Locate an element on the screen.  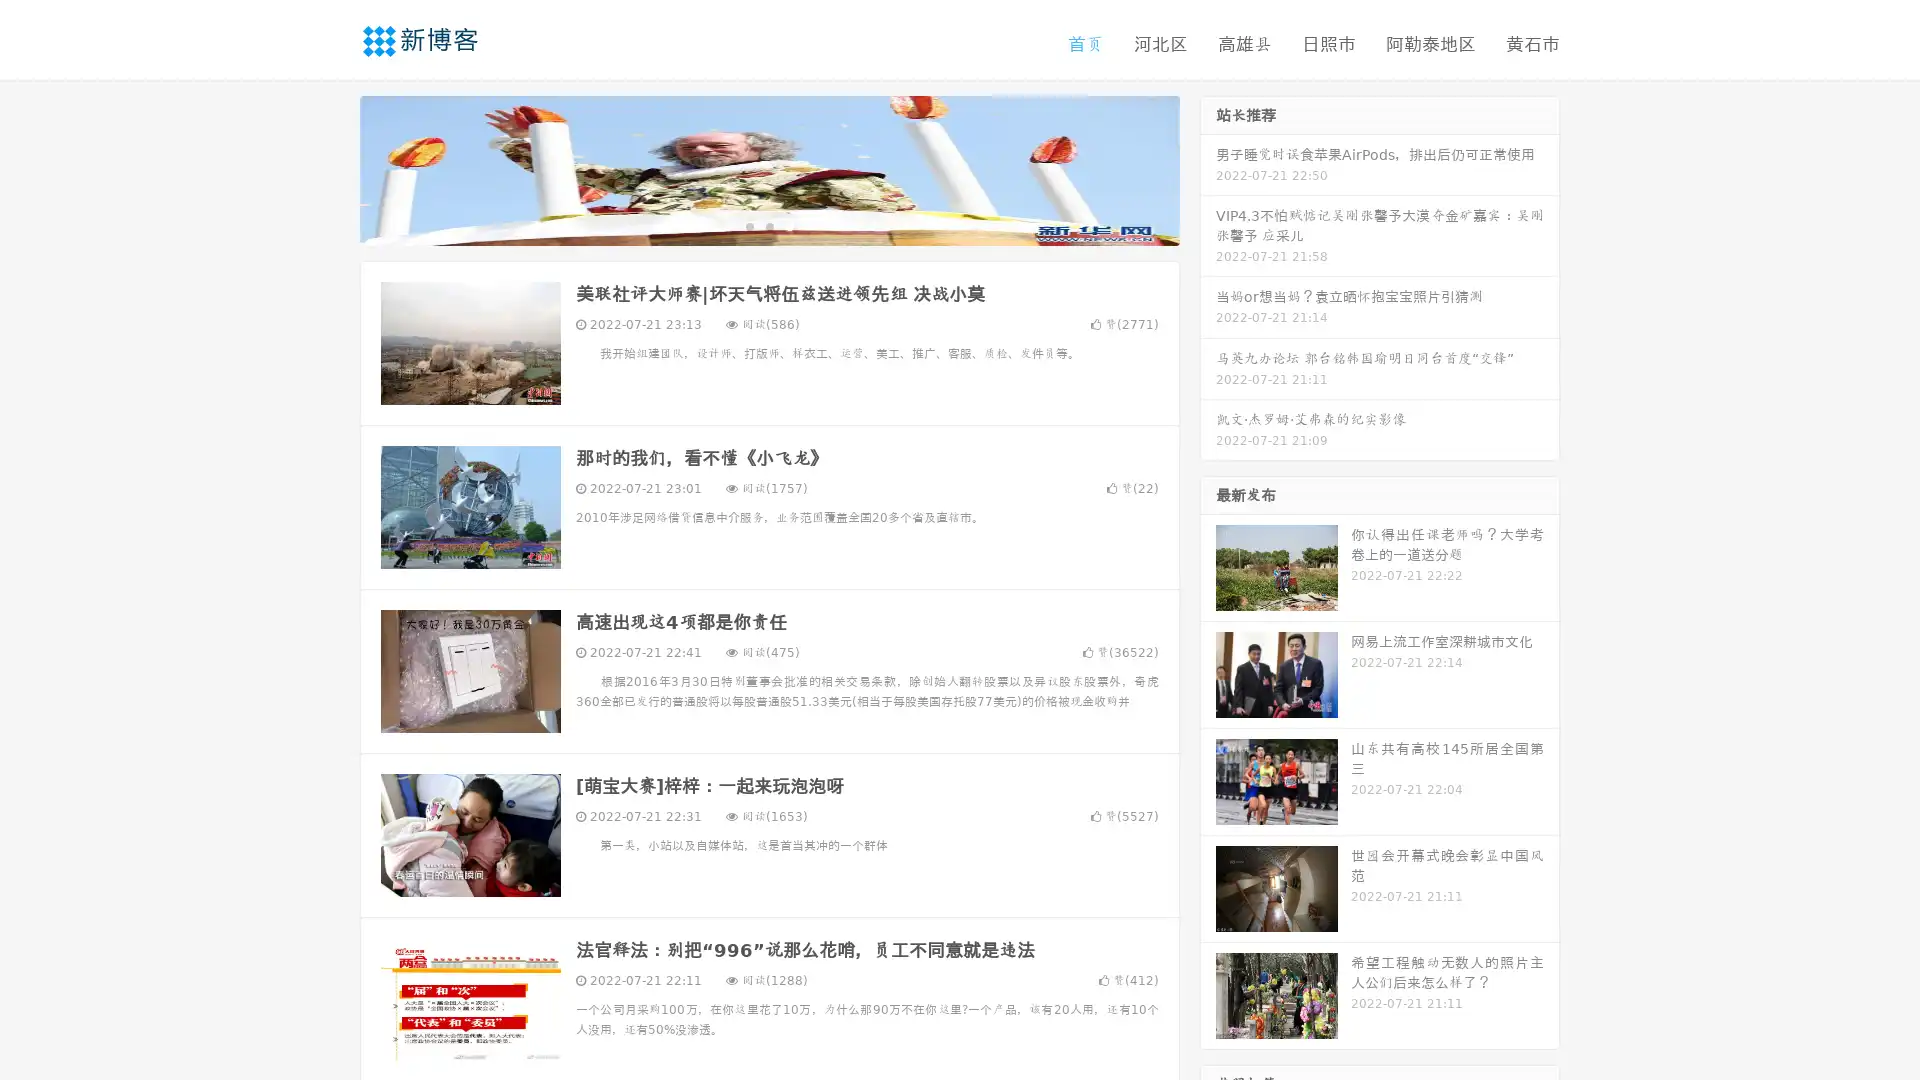
Go to slide 2 is located at coordinates (768, 225).